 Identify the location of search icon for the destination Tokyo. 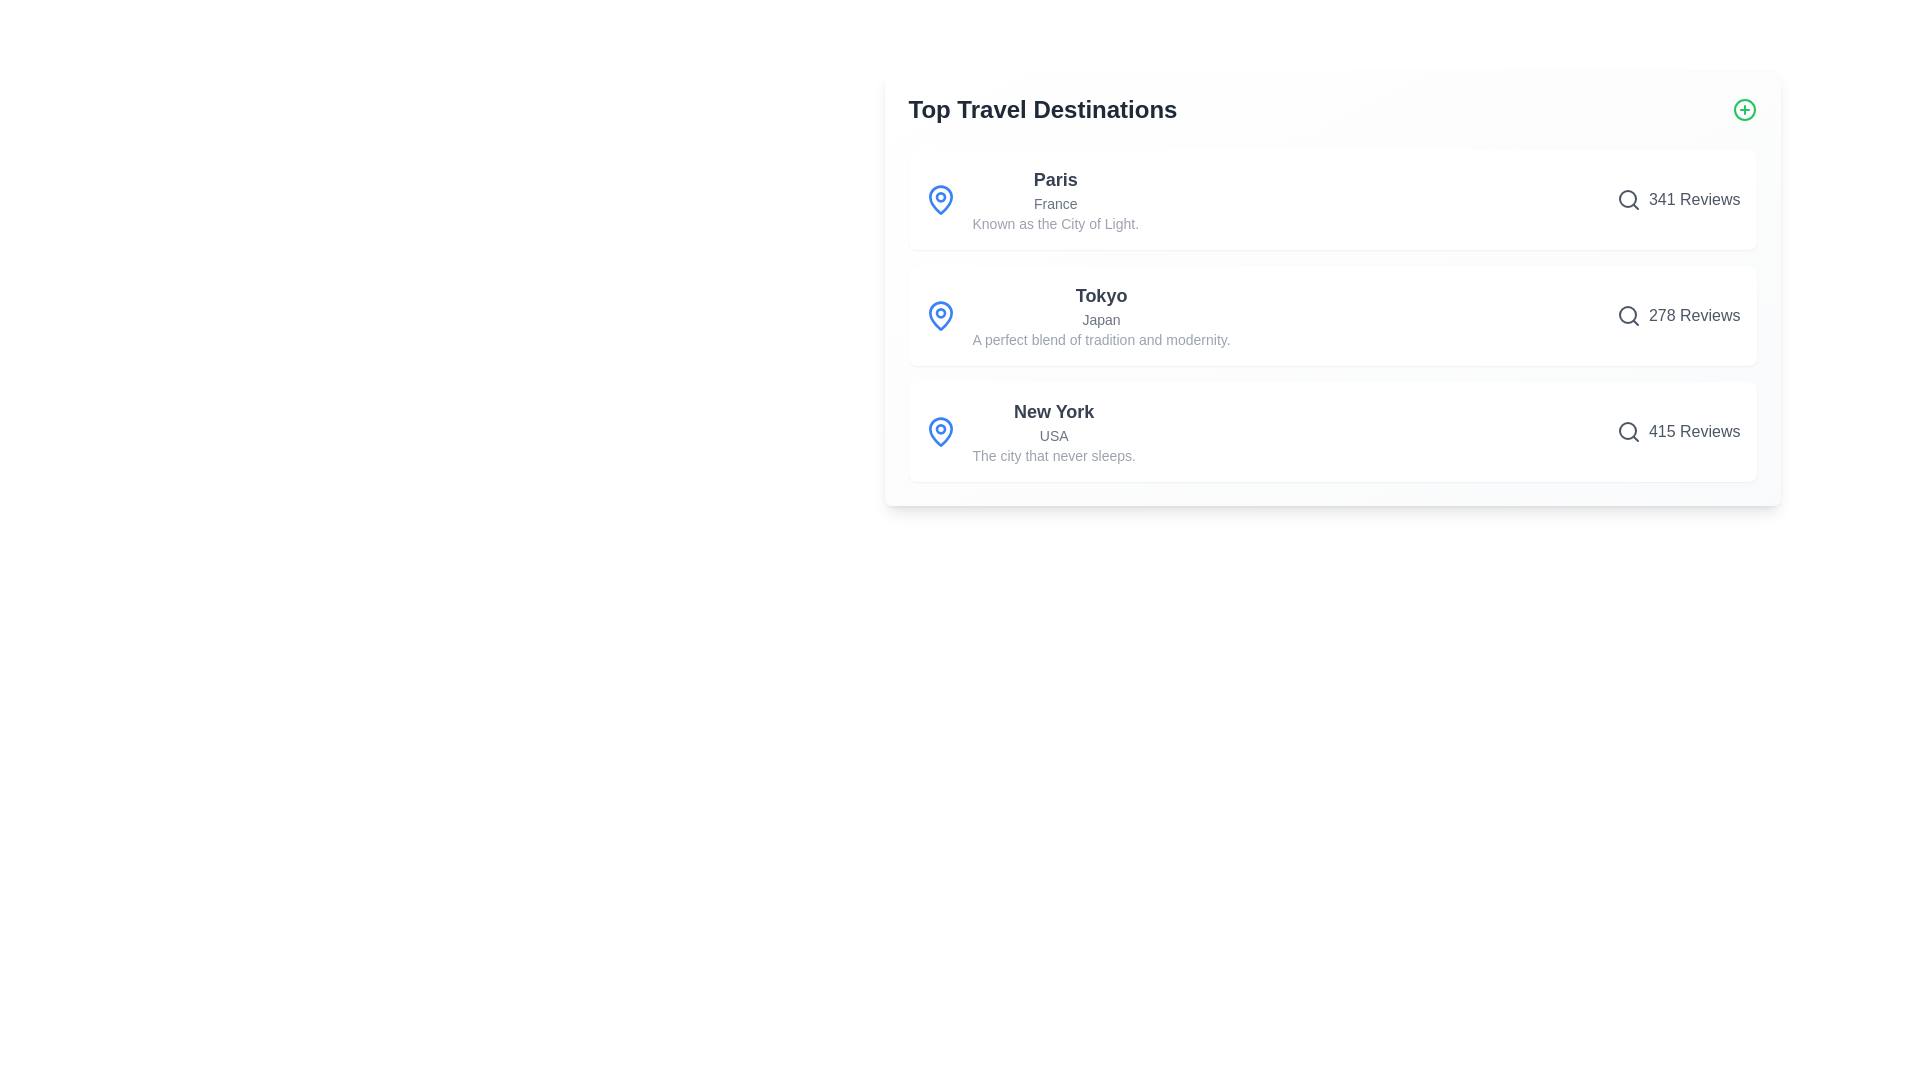
(1628, 315).